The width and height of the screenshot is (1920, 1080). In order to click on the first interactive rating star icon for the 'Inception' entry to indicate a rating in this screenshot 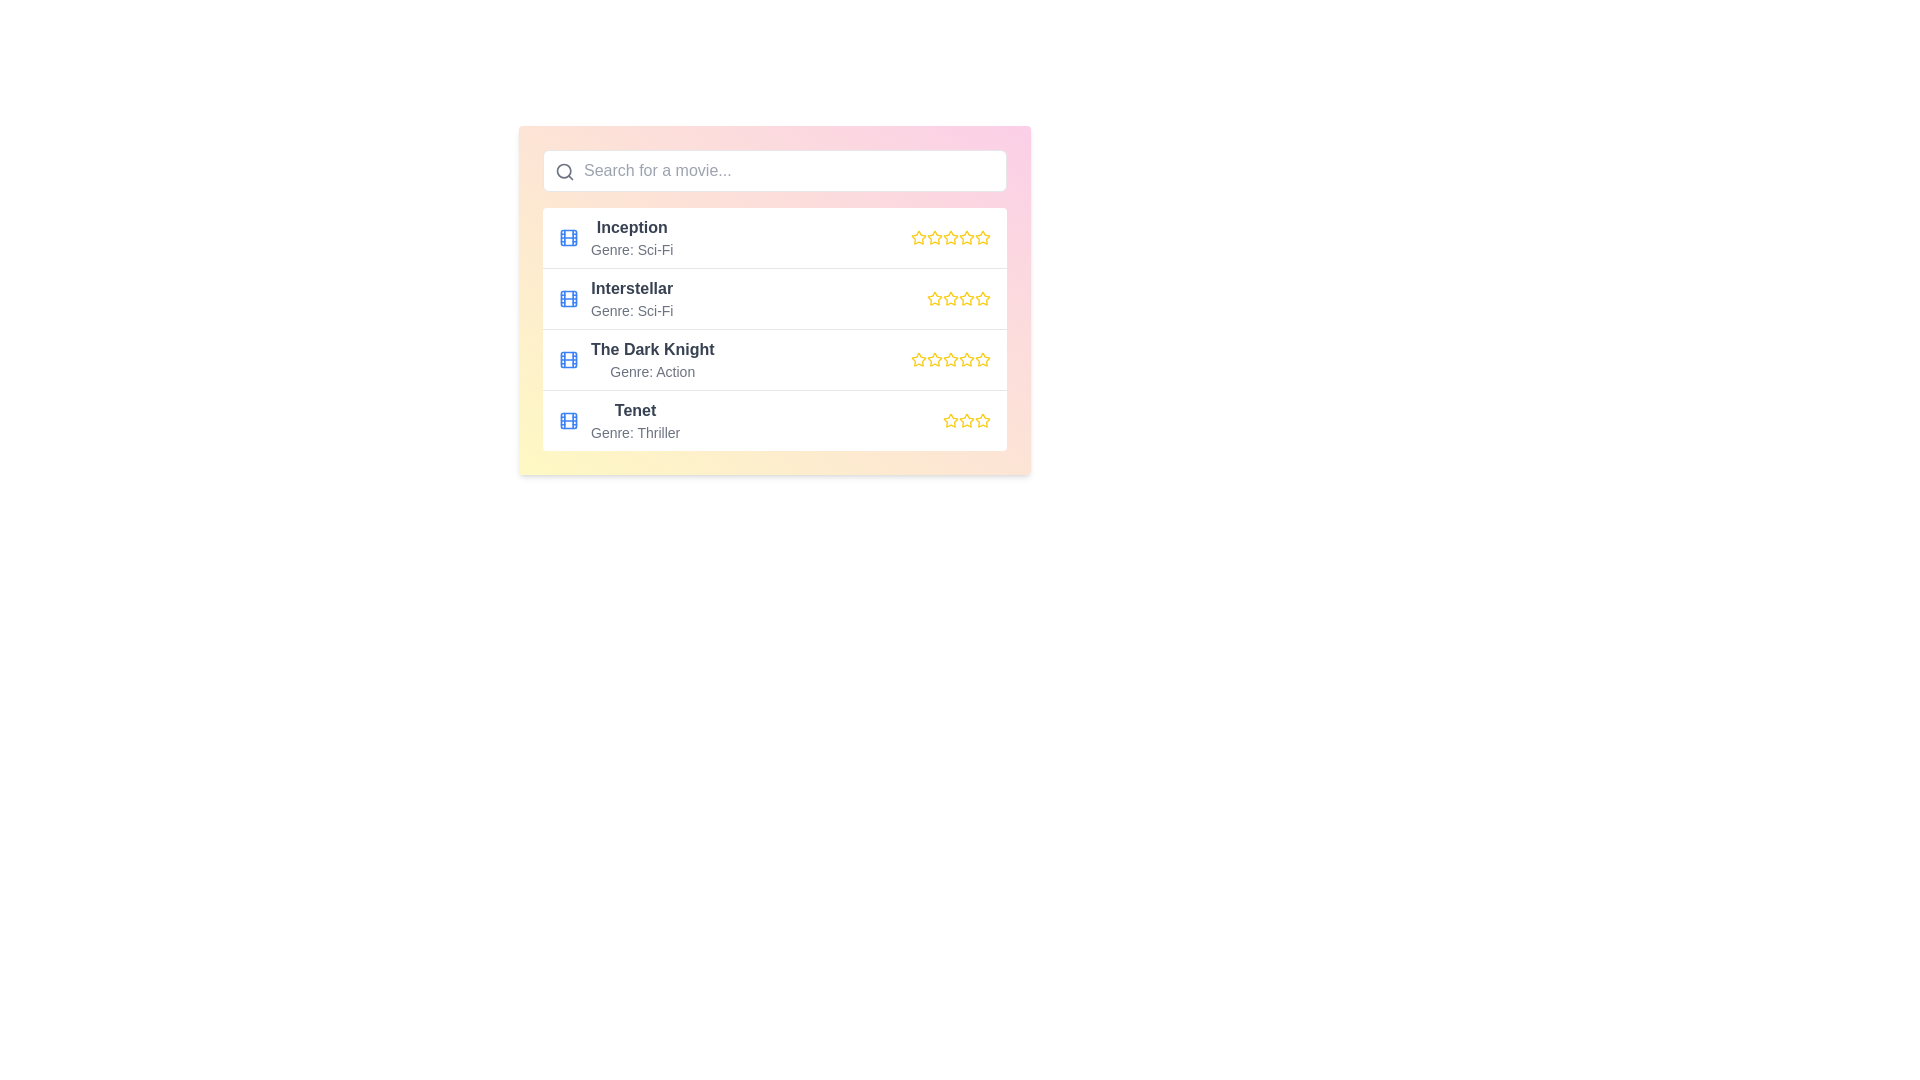, I will do `click(933, 235)`.